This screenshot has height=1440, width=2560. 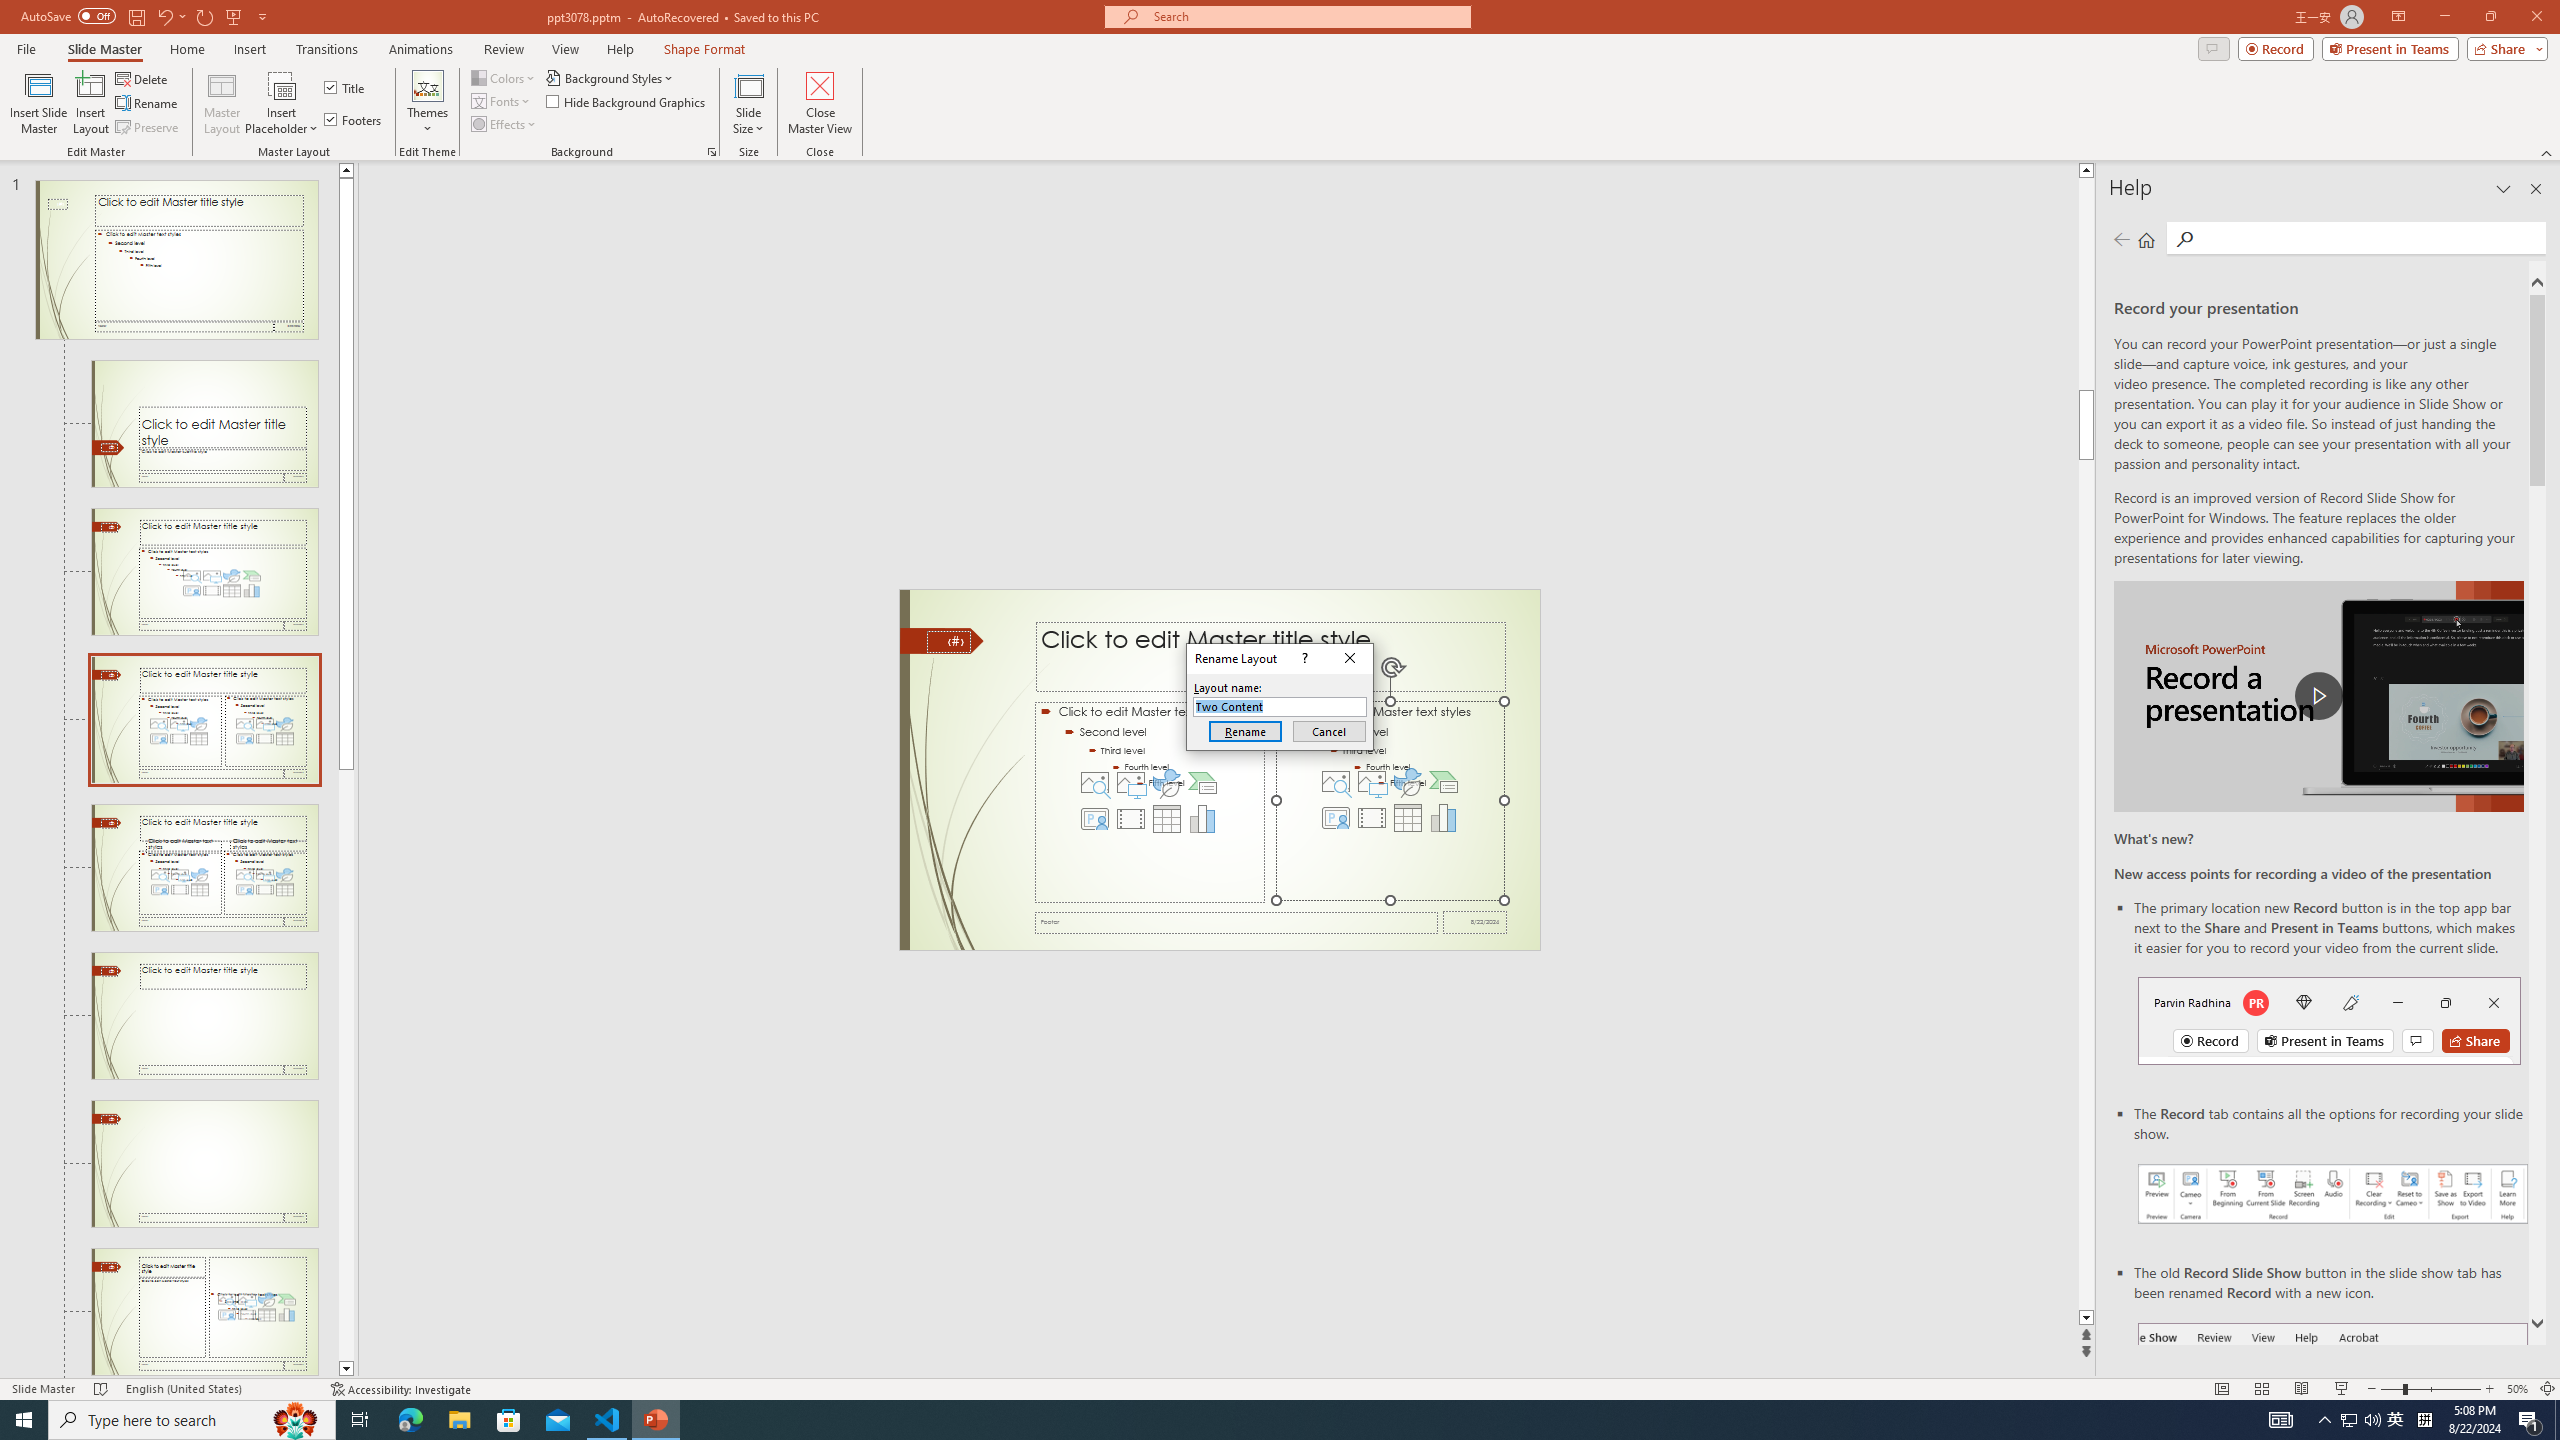 I want to click on 'Record your presentations screenshot one', so click(x=2332, y=1192).